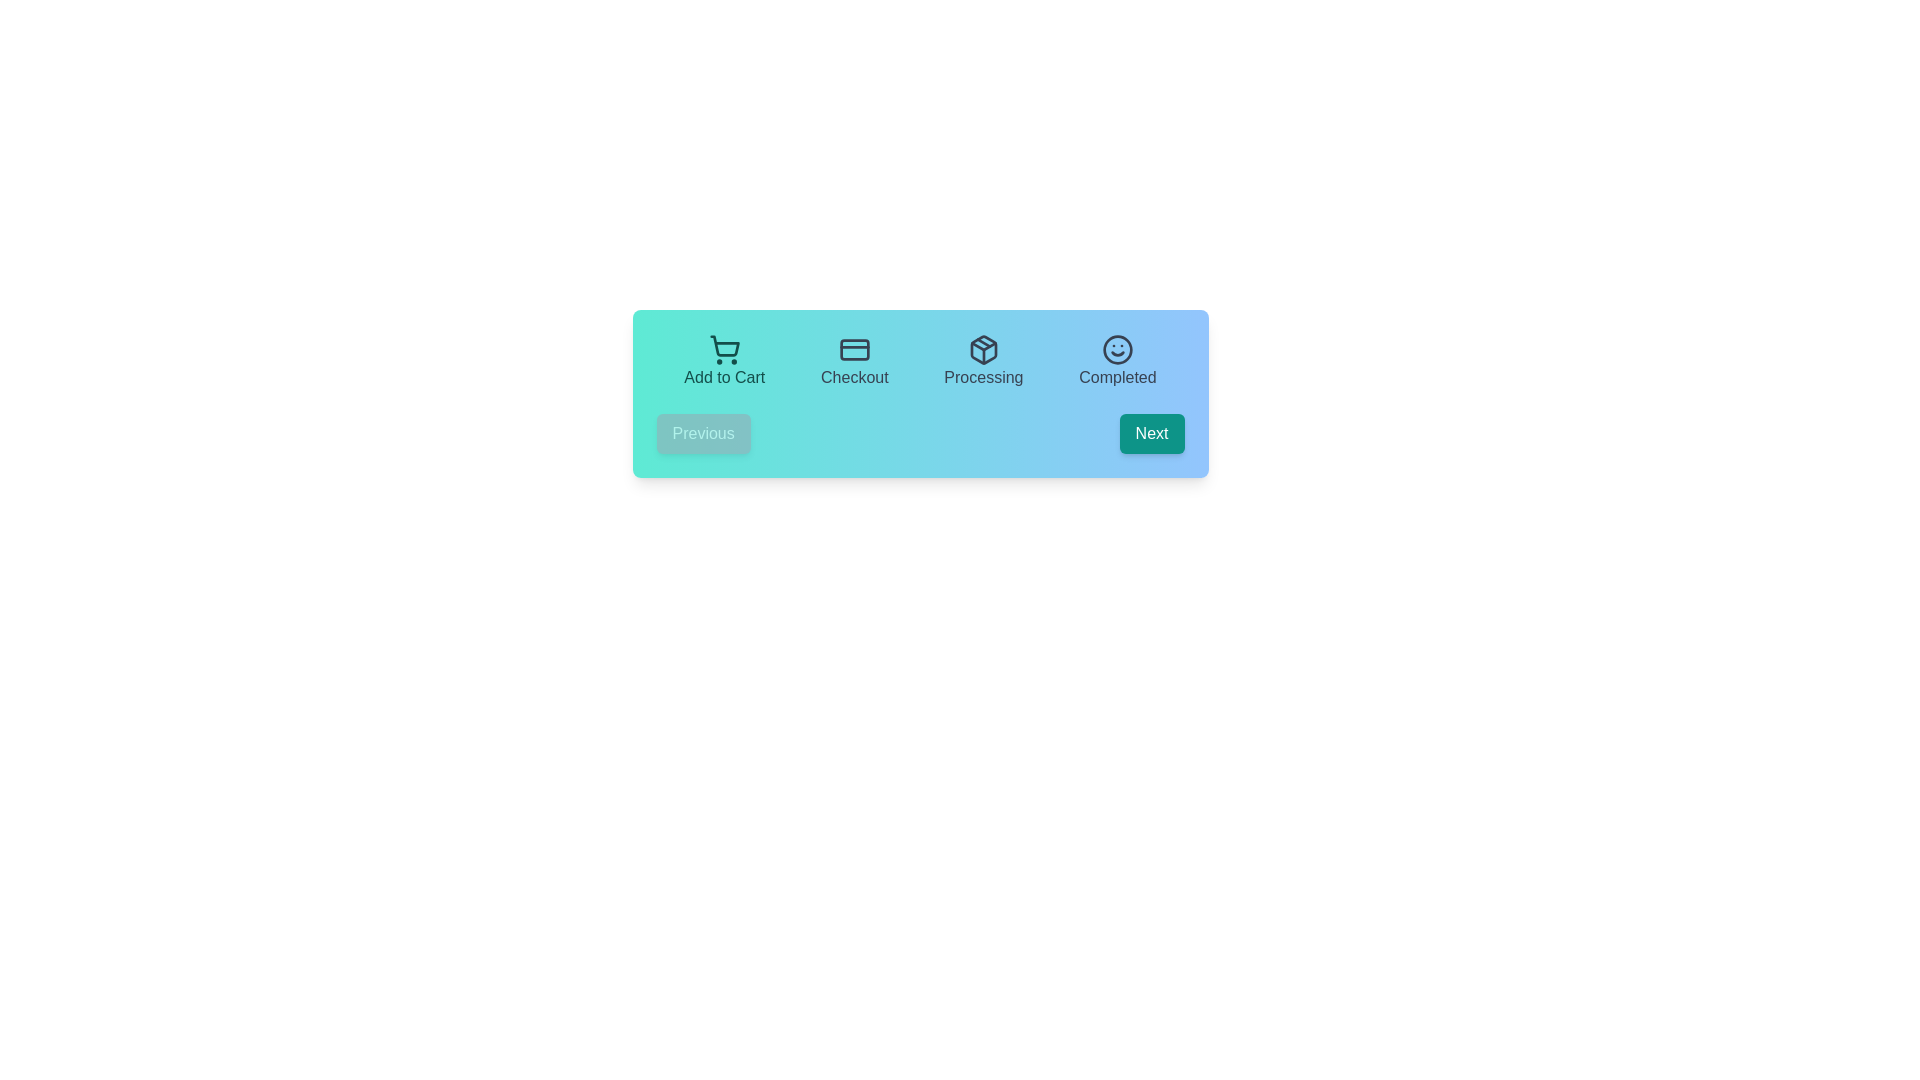 Image resolution: width=1920 pixels, height=1080 pixels. Describe the element at coordinates (1117, 362) in the screenshot. I see `the step labeled Completed to focus on it` at that location.